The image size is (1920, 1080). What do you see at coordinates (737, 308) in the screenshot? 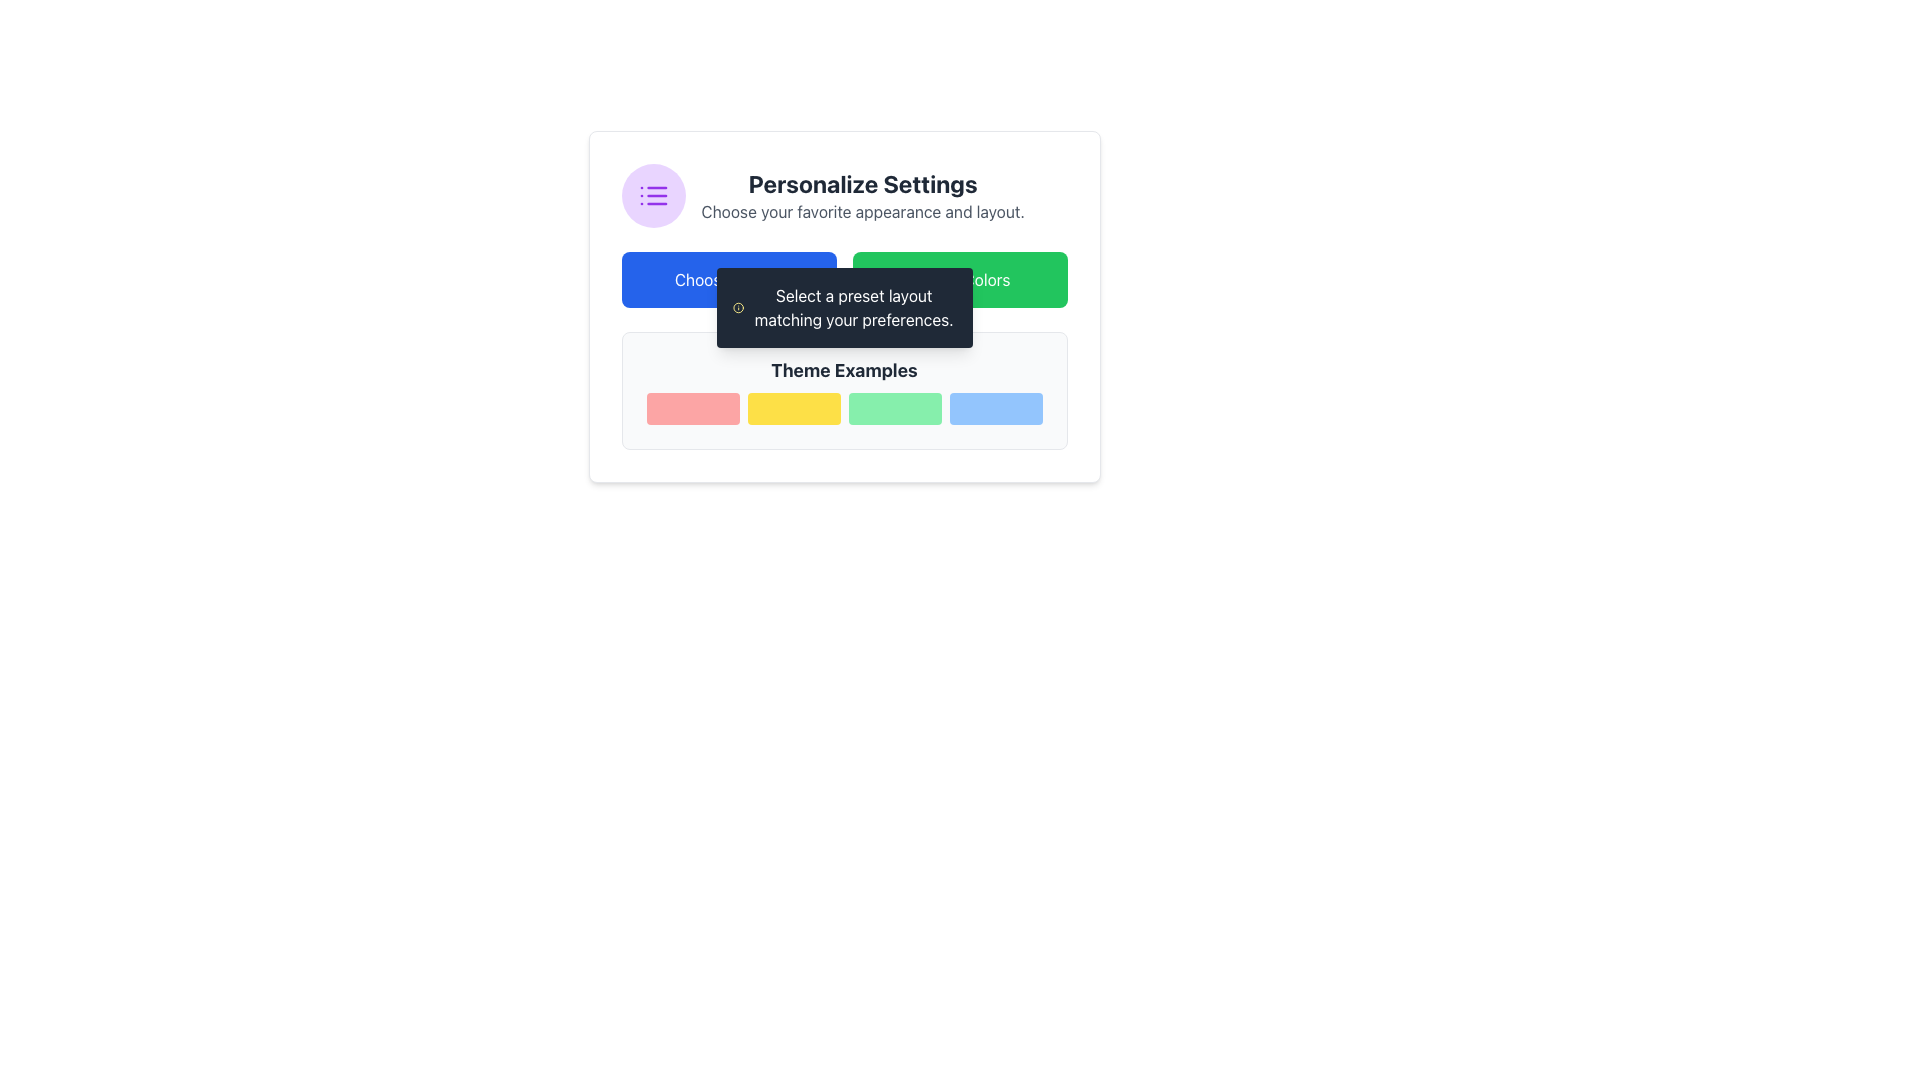
I see `the presence of the information icon, which is a circular outline with an 'i' inside, located to the left of the text 'Select a preset layout matching your preferences.'` at bounding box center [737, 308].